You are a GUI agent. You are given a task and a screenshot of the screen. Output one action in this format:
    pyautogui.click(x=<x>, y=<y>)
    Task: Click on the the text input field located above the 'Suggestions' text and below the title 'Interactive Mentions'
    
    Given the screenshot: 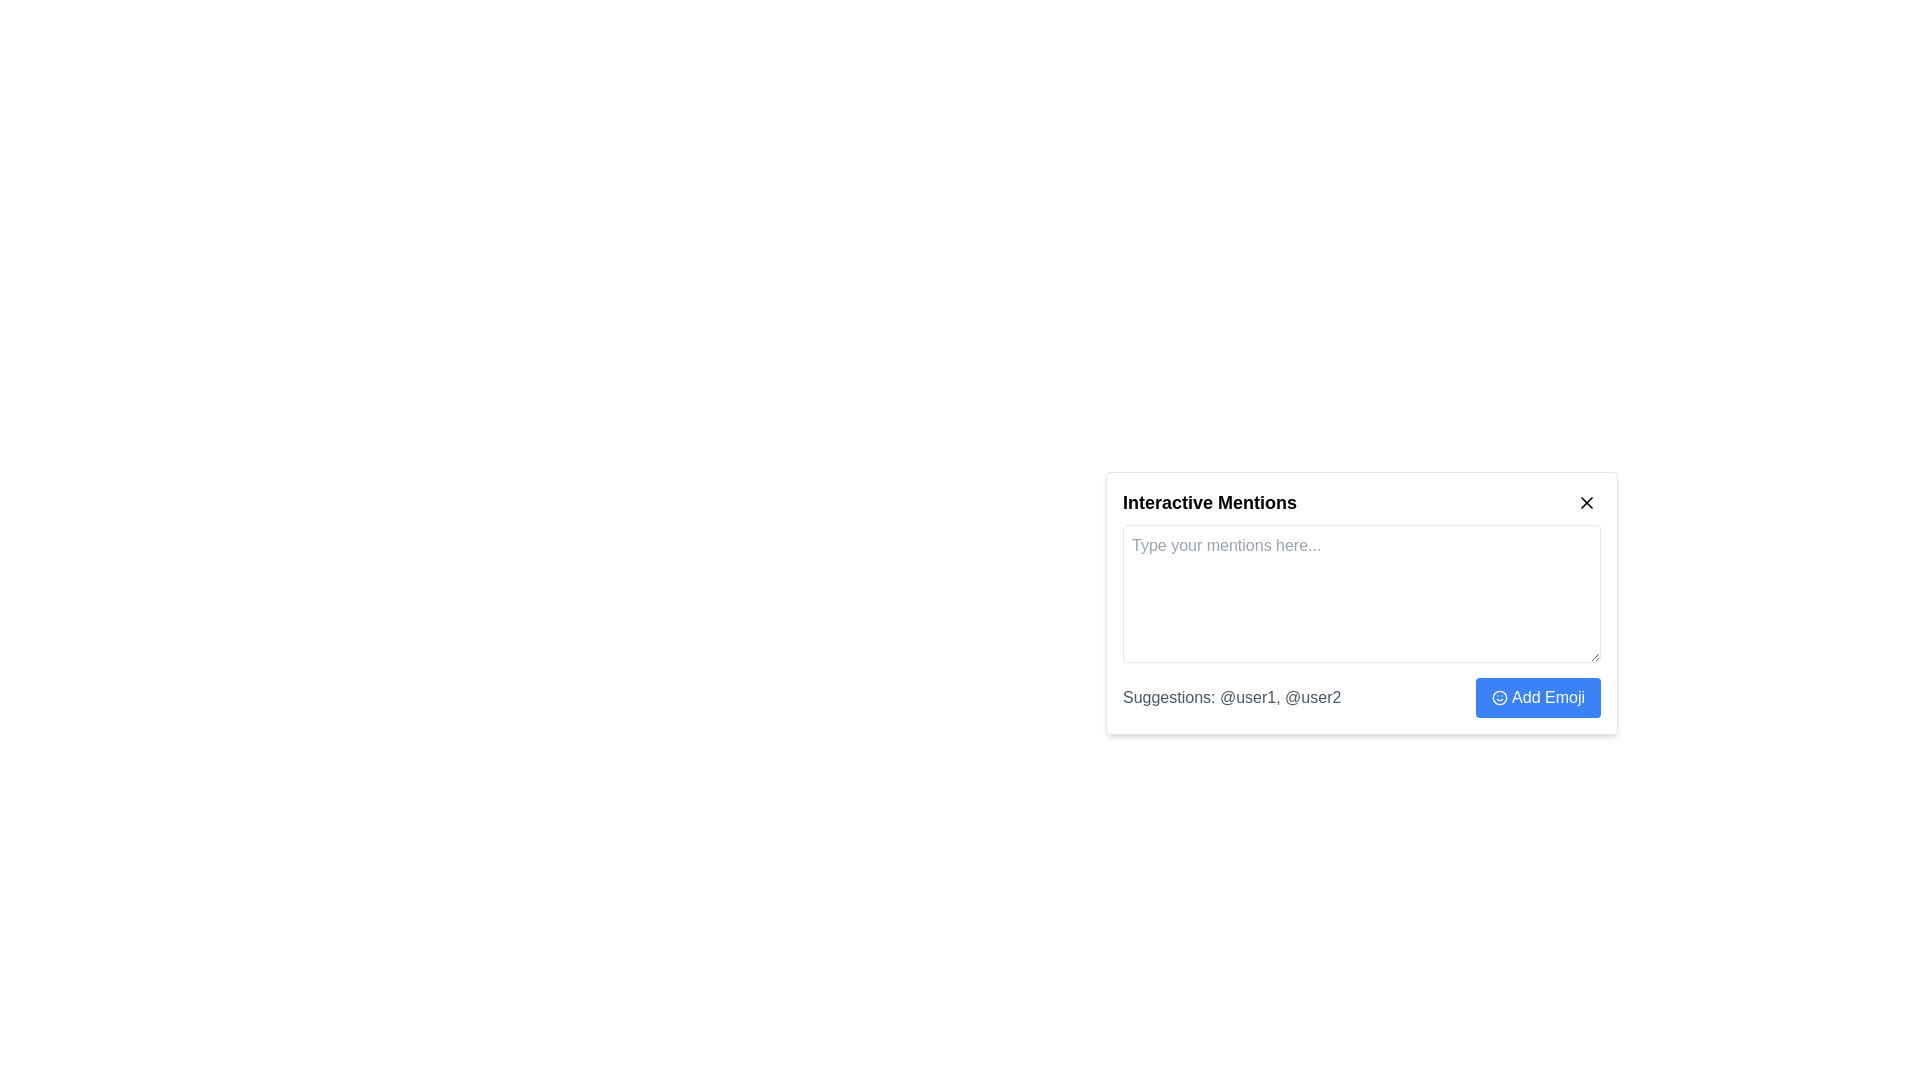 What is the action you would take?
    pyautogui.click(x=1361, y=620)
    